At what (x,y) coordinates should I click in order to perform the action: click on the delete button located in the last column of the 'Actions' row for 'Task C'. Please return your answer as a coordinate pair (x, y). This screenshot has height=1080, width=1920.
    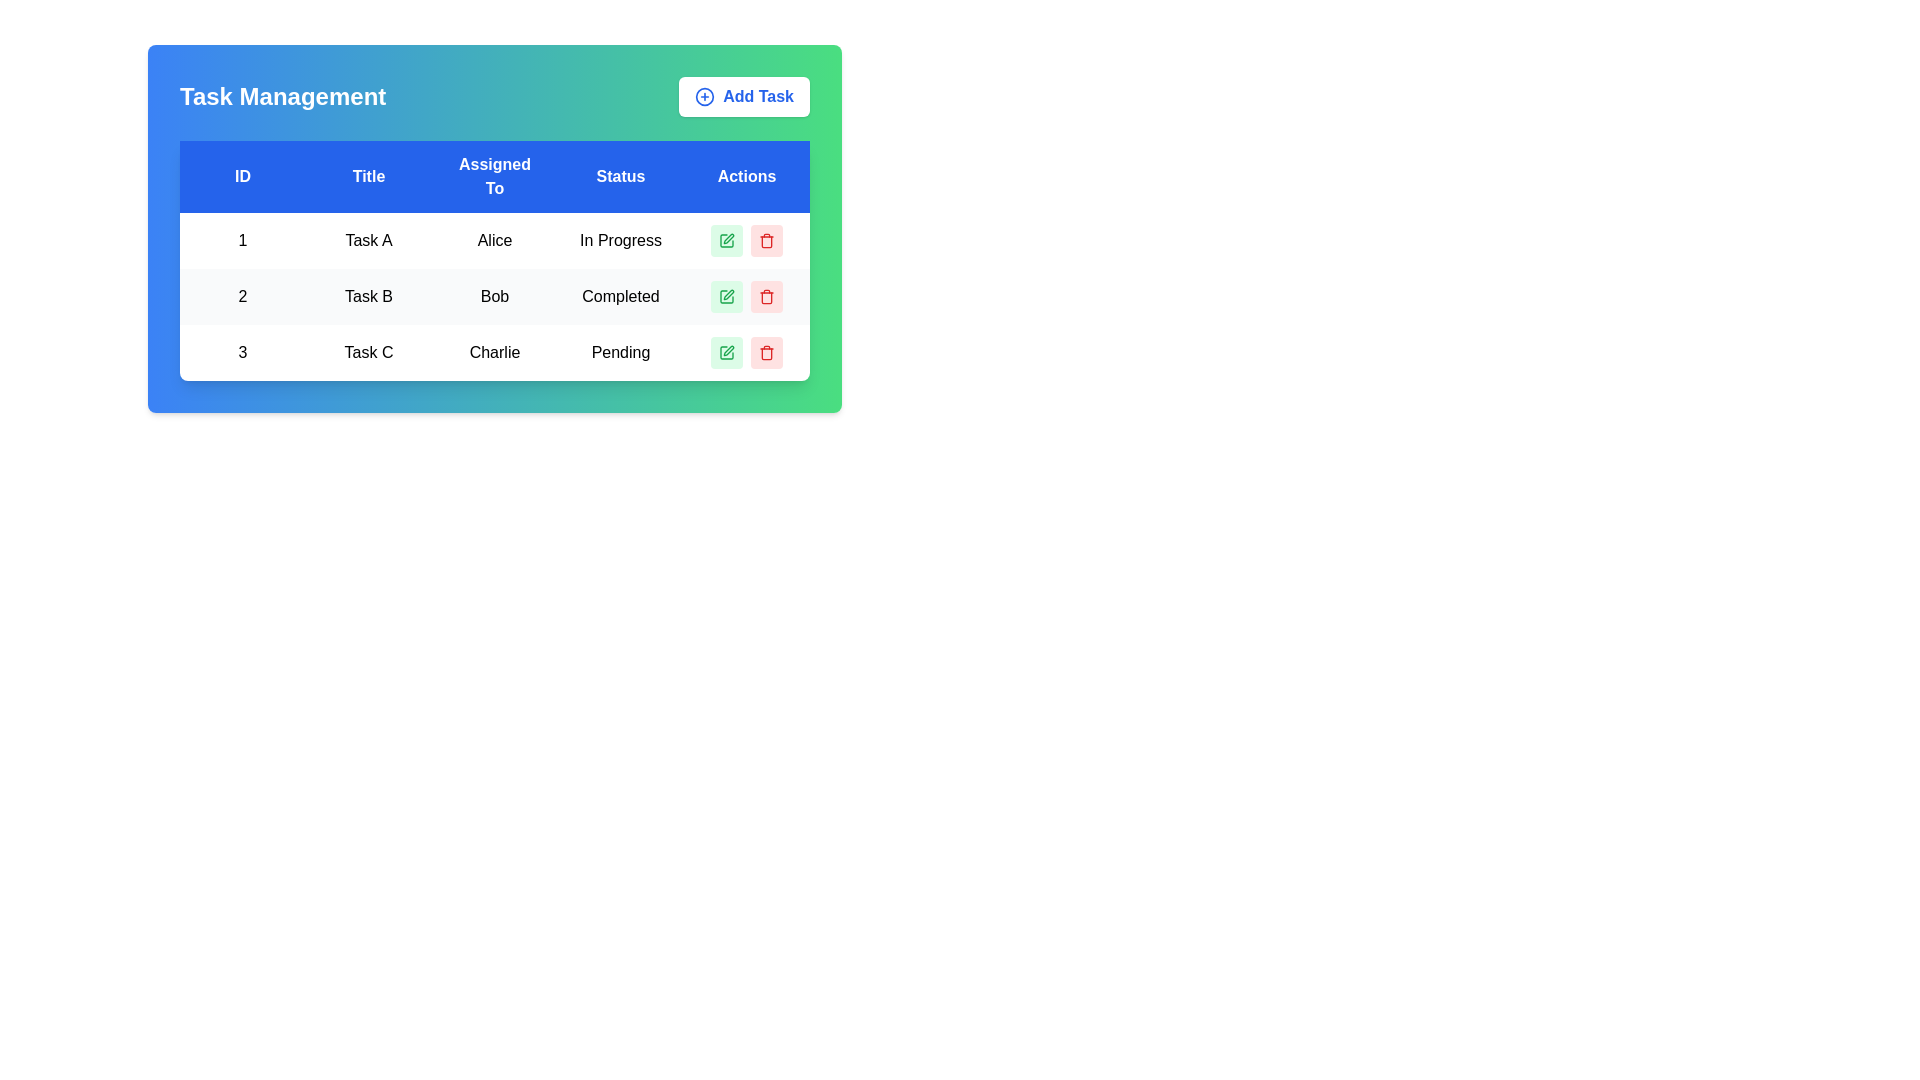
    Looking at the image, I should click on (766, 352).